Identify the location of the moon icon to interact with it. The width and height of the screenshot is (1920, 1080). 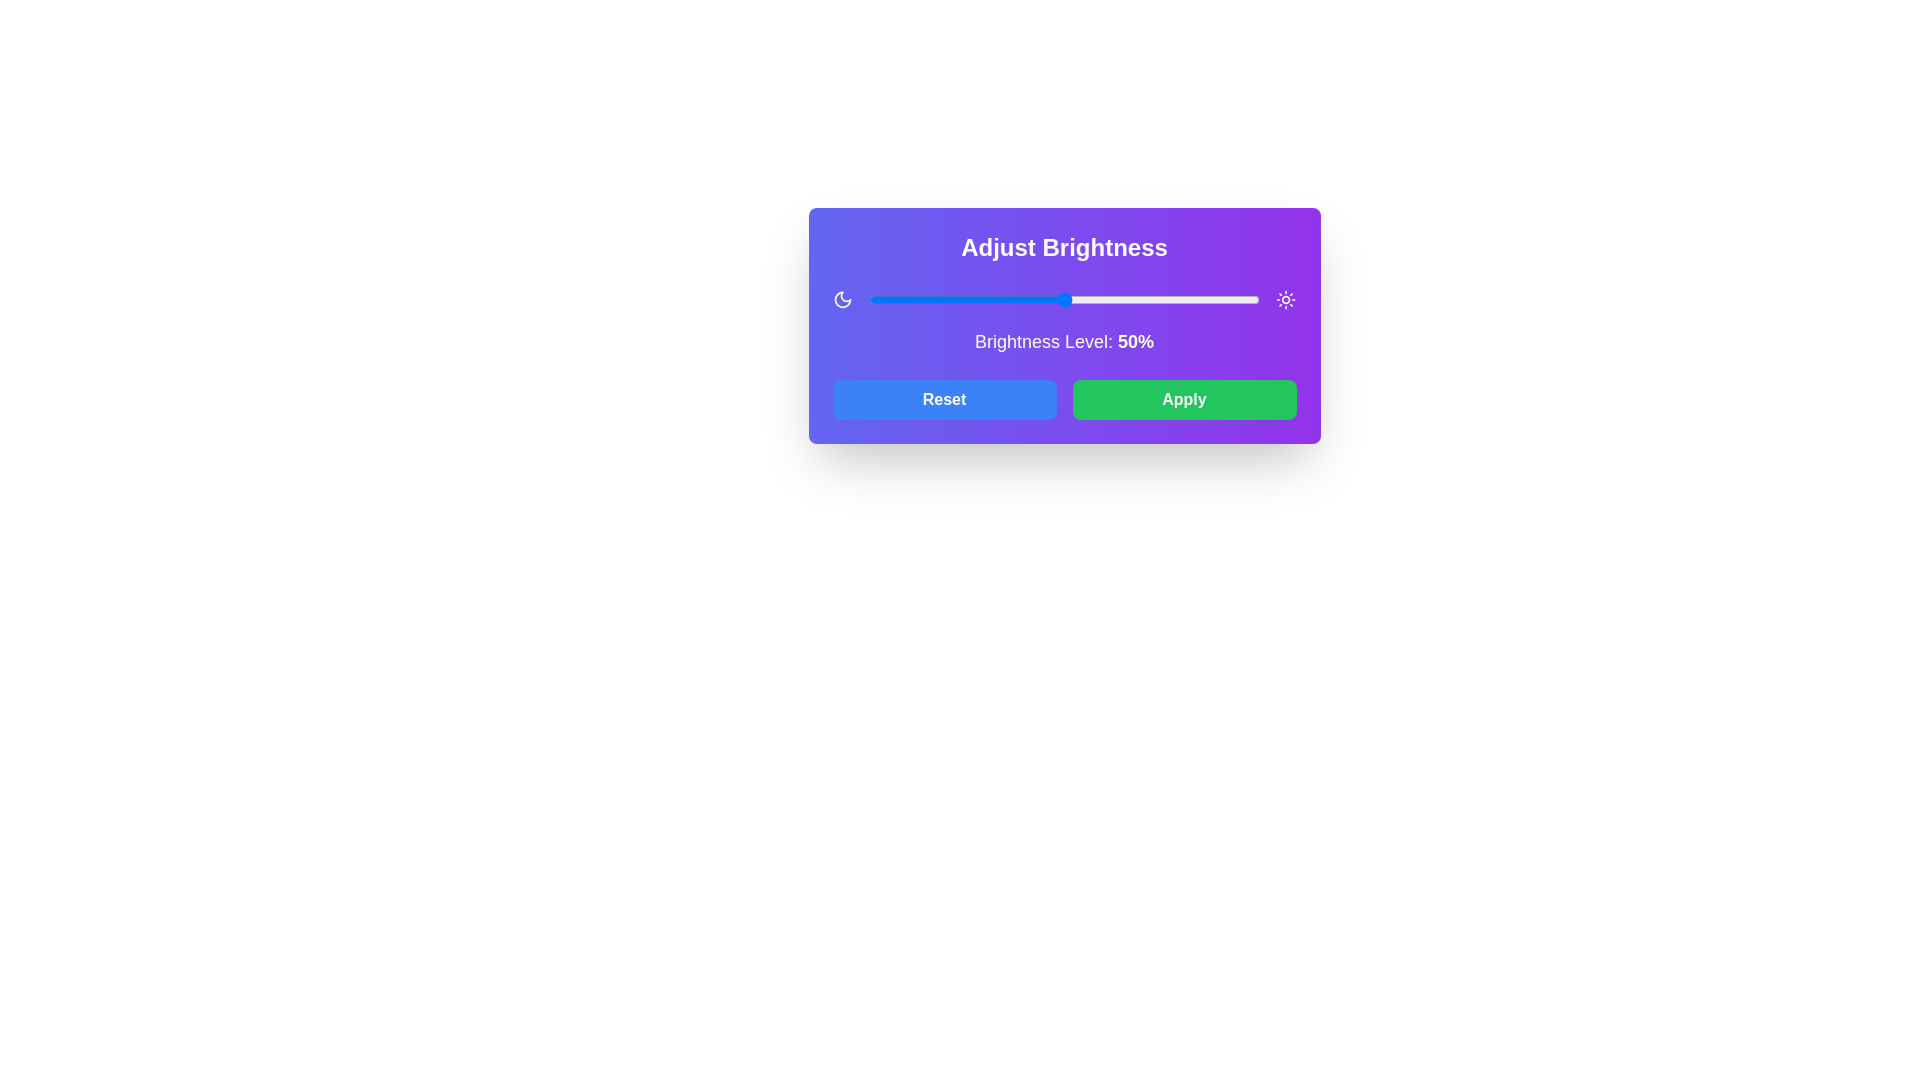
(842, 300).